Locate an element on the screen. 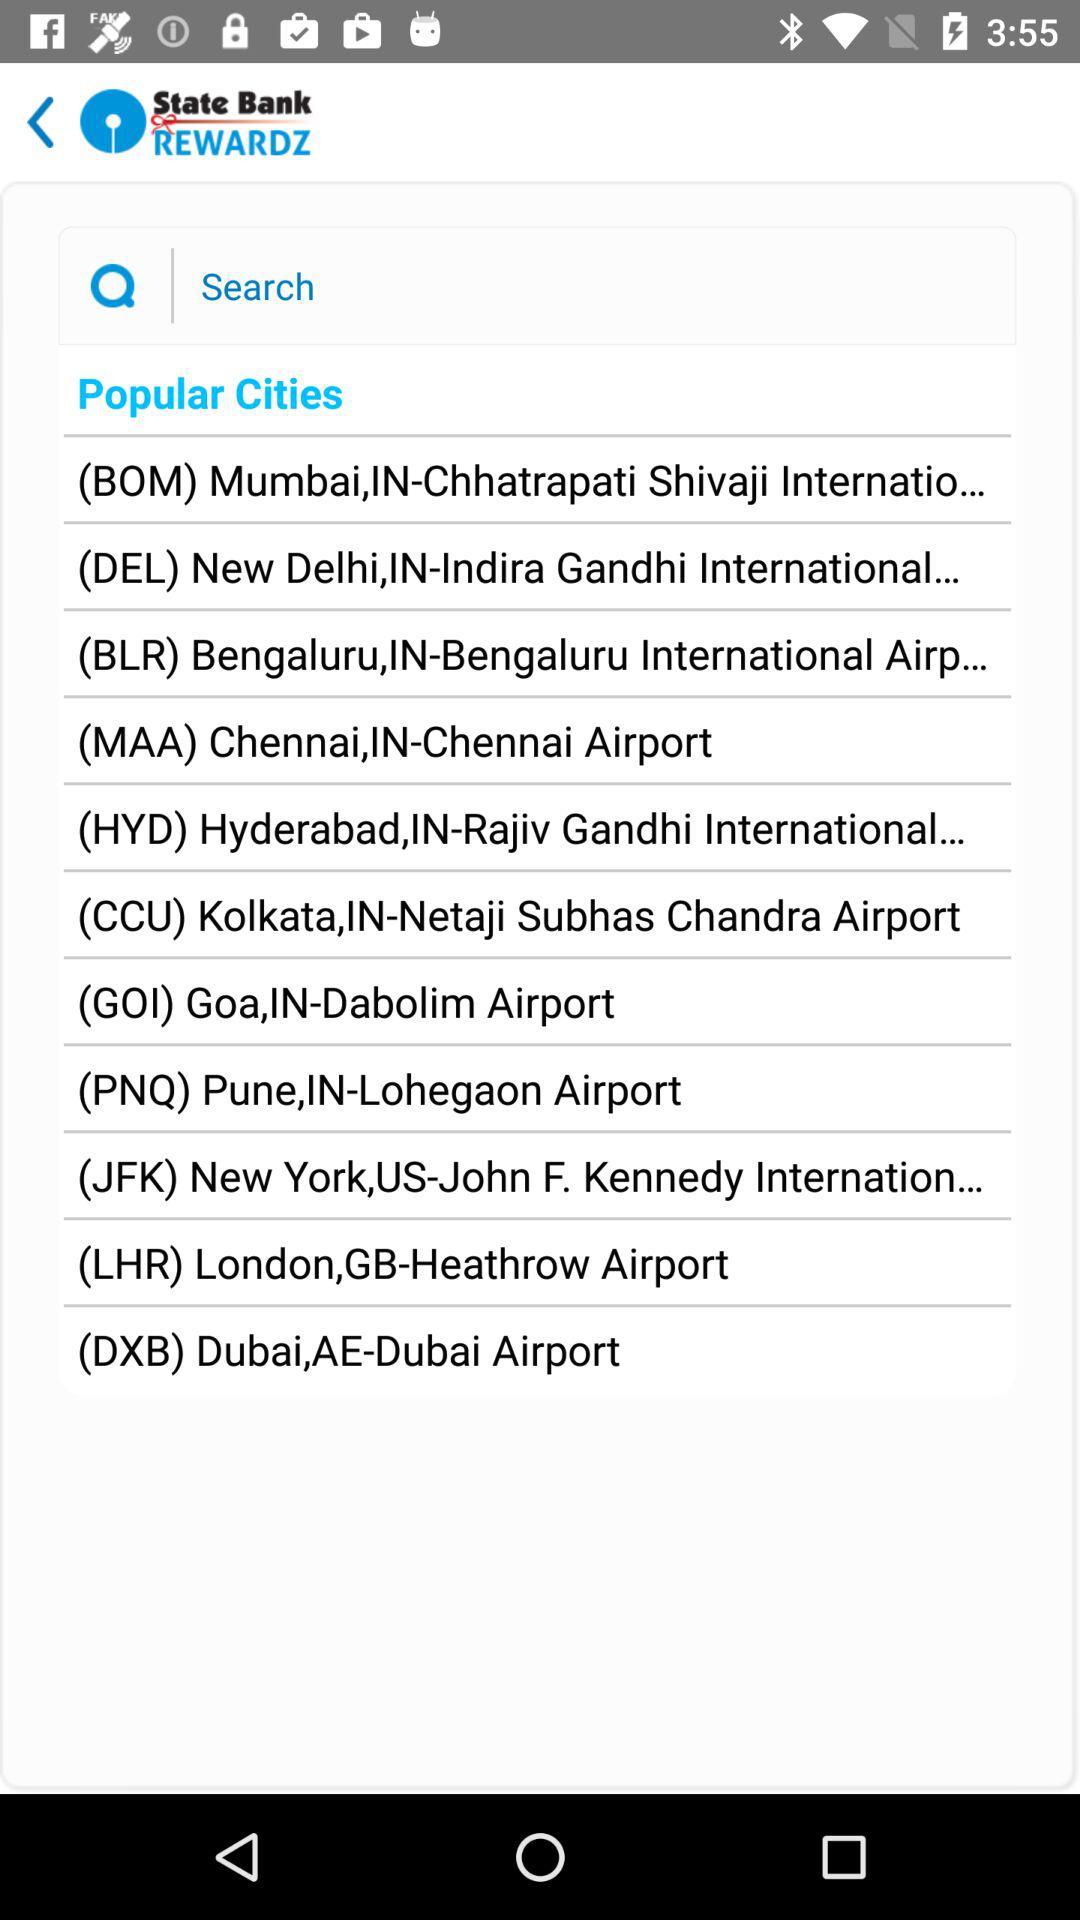  the app below maa chennai in app is located at coordinates (536, 827).